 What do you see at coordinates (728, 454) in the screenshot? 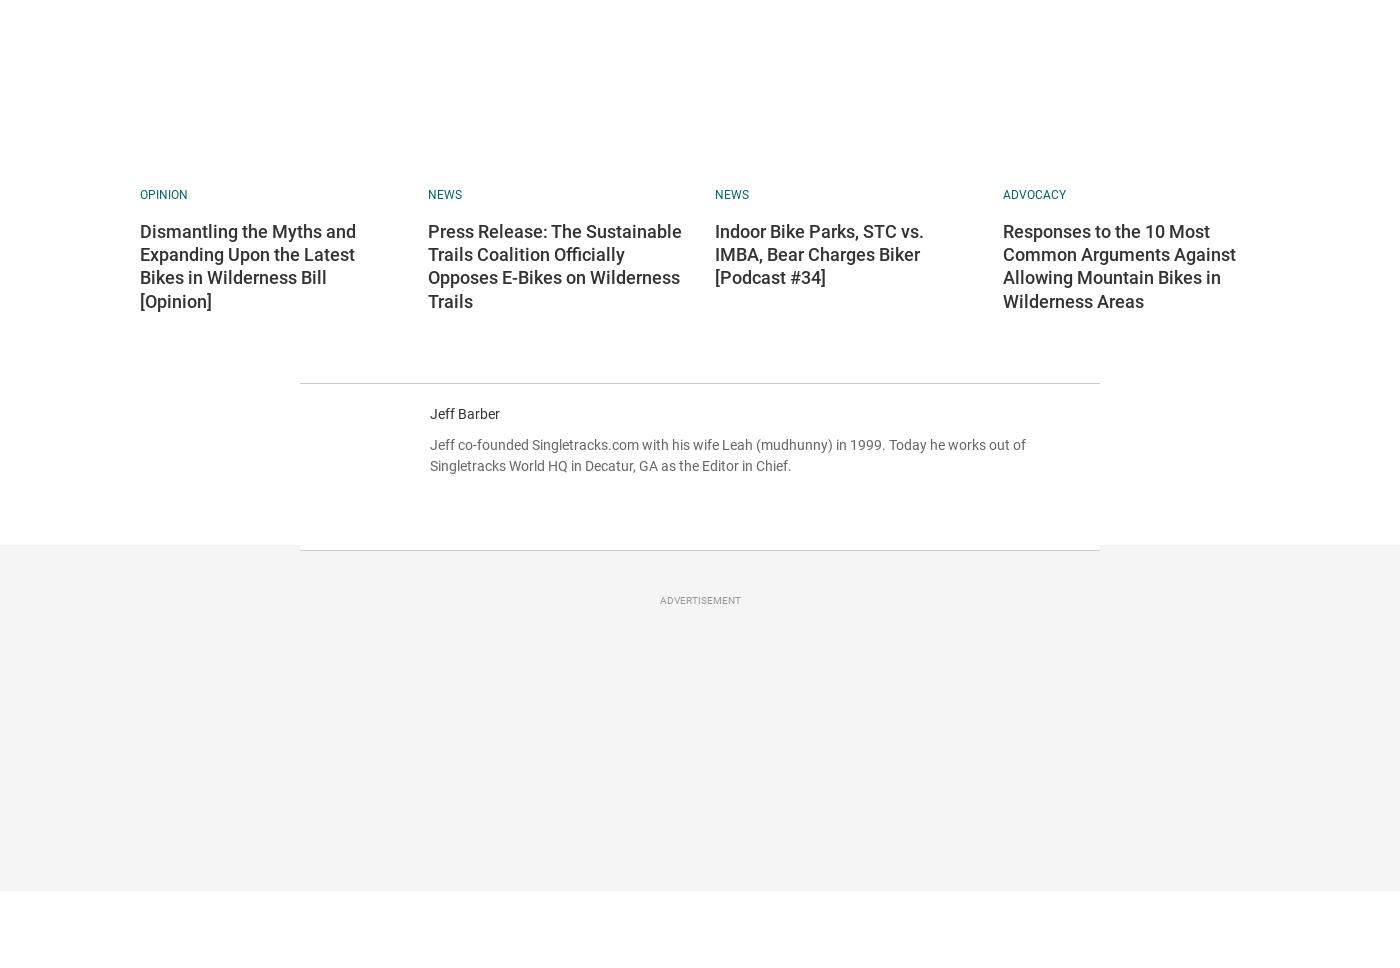
I see `'Jeff co-founded Singletracks.com with his wife Leah (mudhunny) in 1999. Today he works out of Singletracks World HQ in Decatur, GA as the Editor in Chief.'` at bounding box center [728, 454].